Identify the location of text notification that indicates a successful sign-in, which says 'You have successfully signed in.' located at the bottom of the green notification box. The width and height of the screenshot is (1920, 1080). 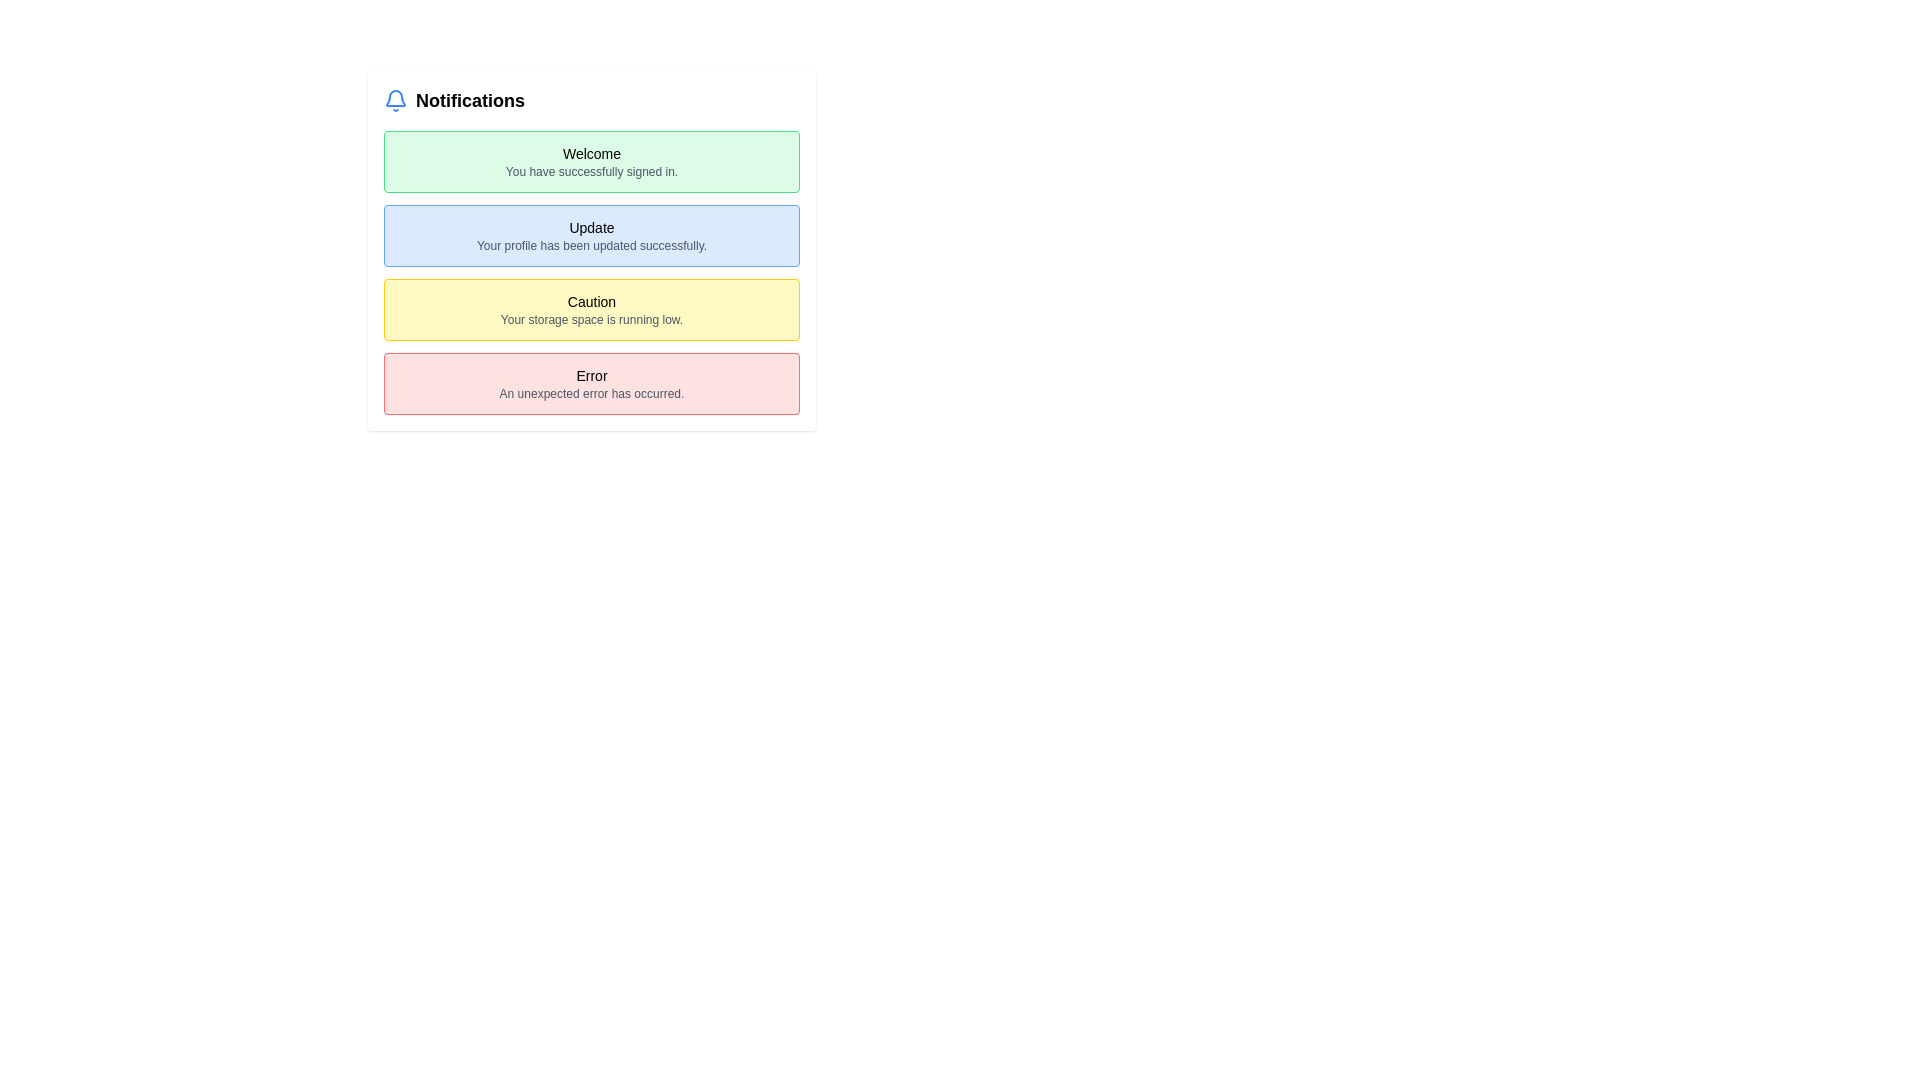
(590, 171).